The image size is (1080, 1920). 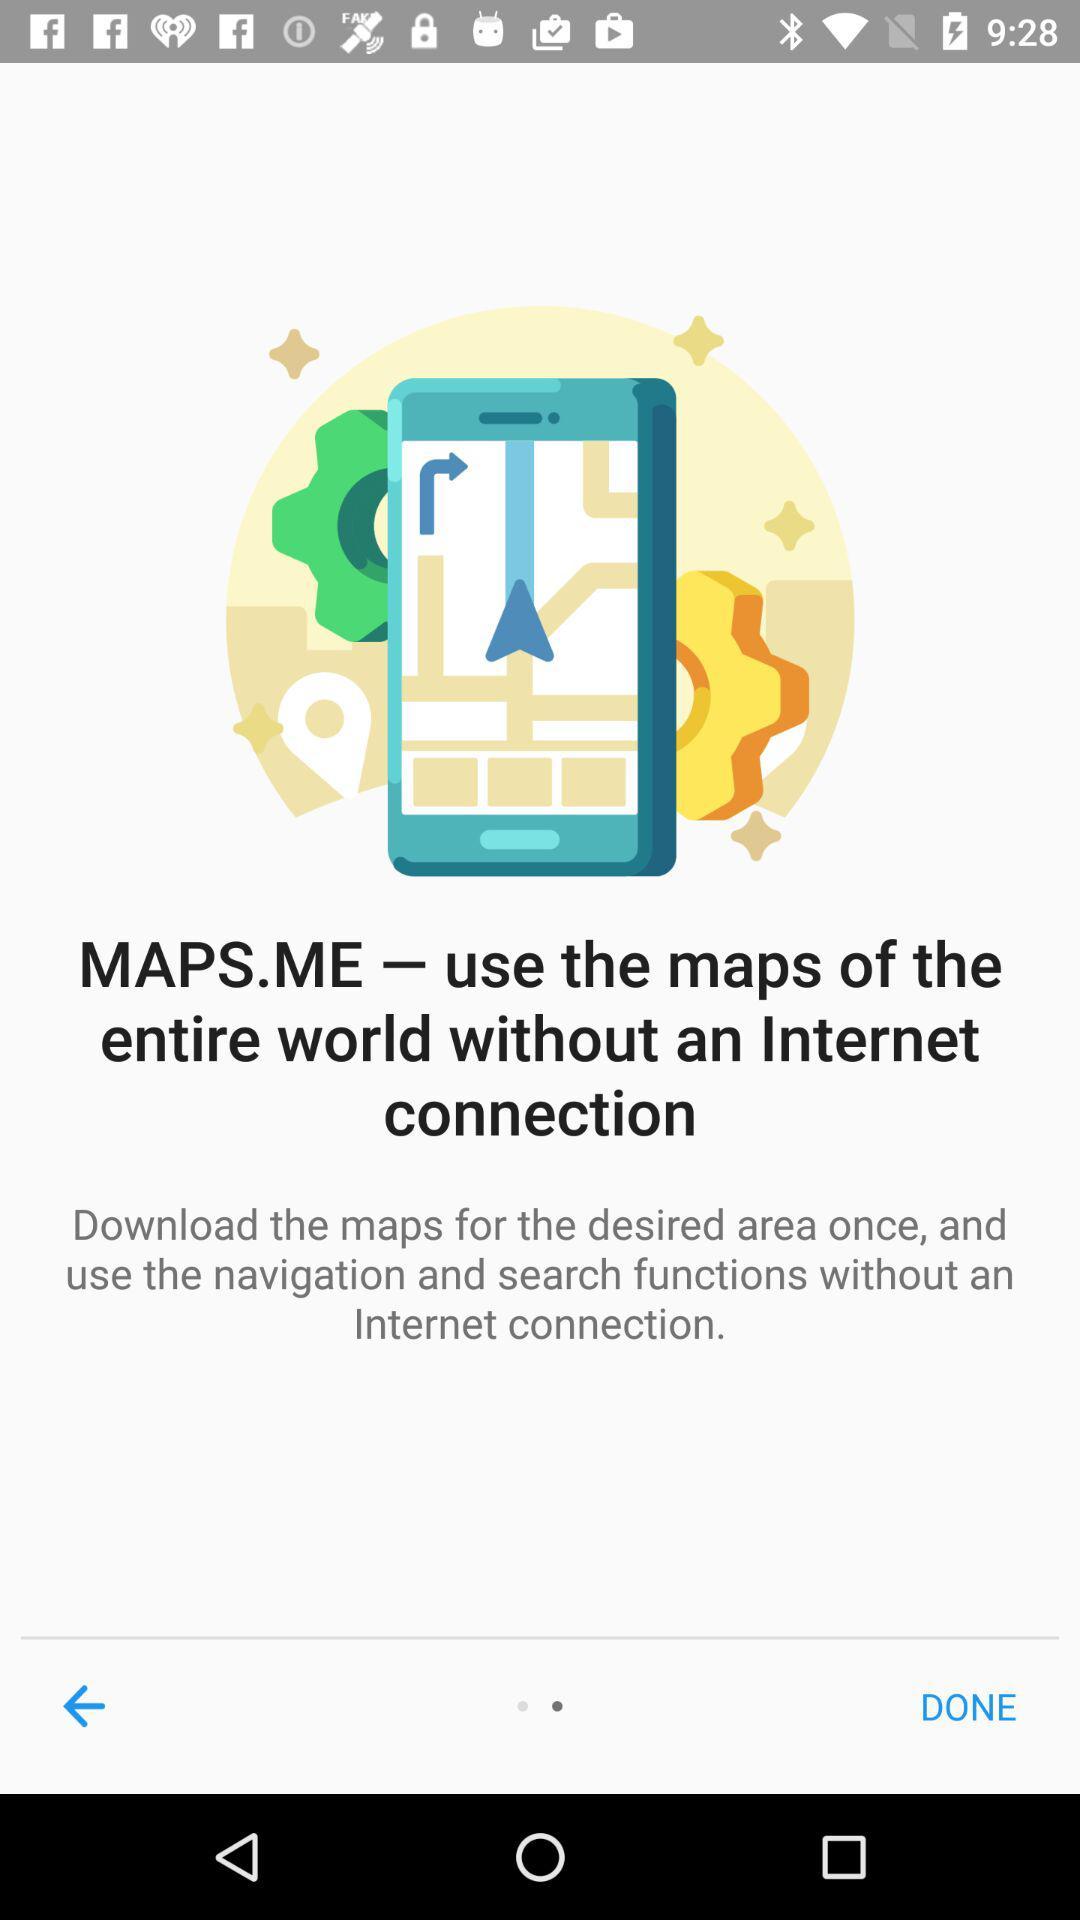 I want to click on item at the bottom right corner, so click(x=967, y=1705).